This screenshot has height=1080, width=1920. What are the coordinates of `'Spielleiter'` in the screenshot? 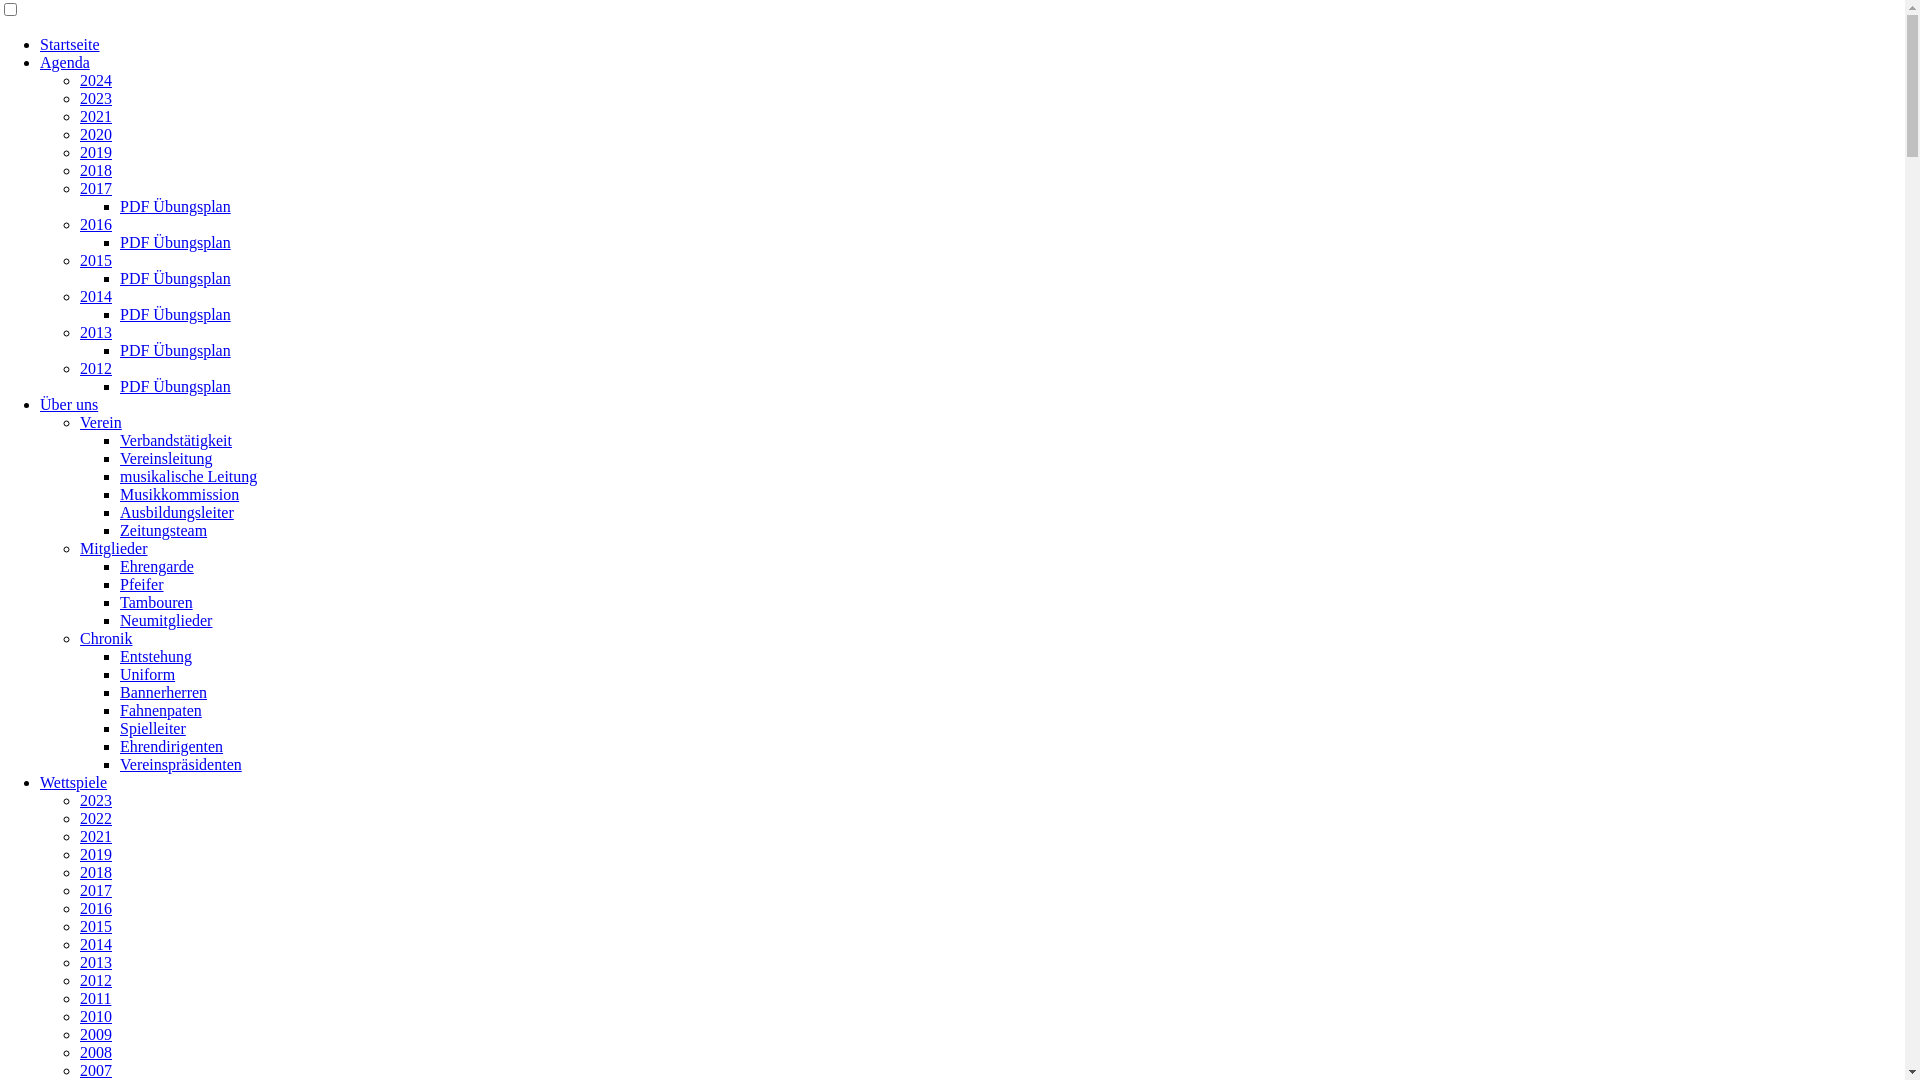 It's located at (152, 728).